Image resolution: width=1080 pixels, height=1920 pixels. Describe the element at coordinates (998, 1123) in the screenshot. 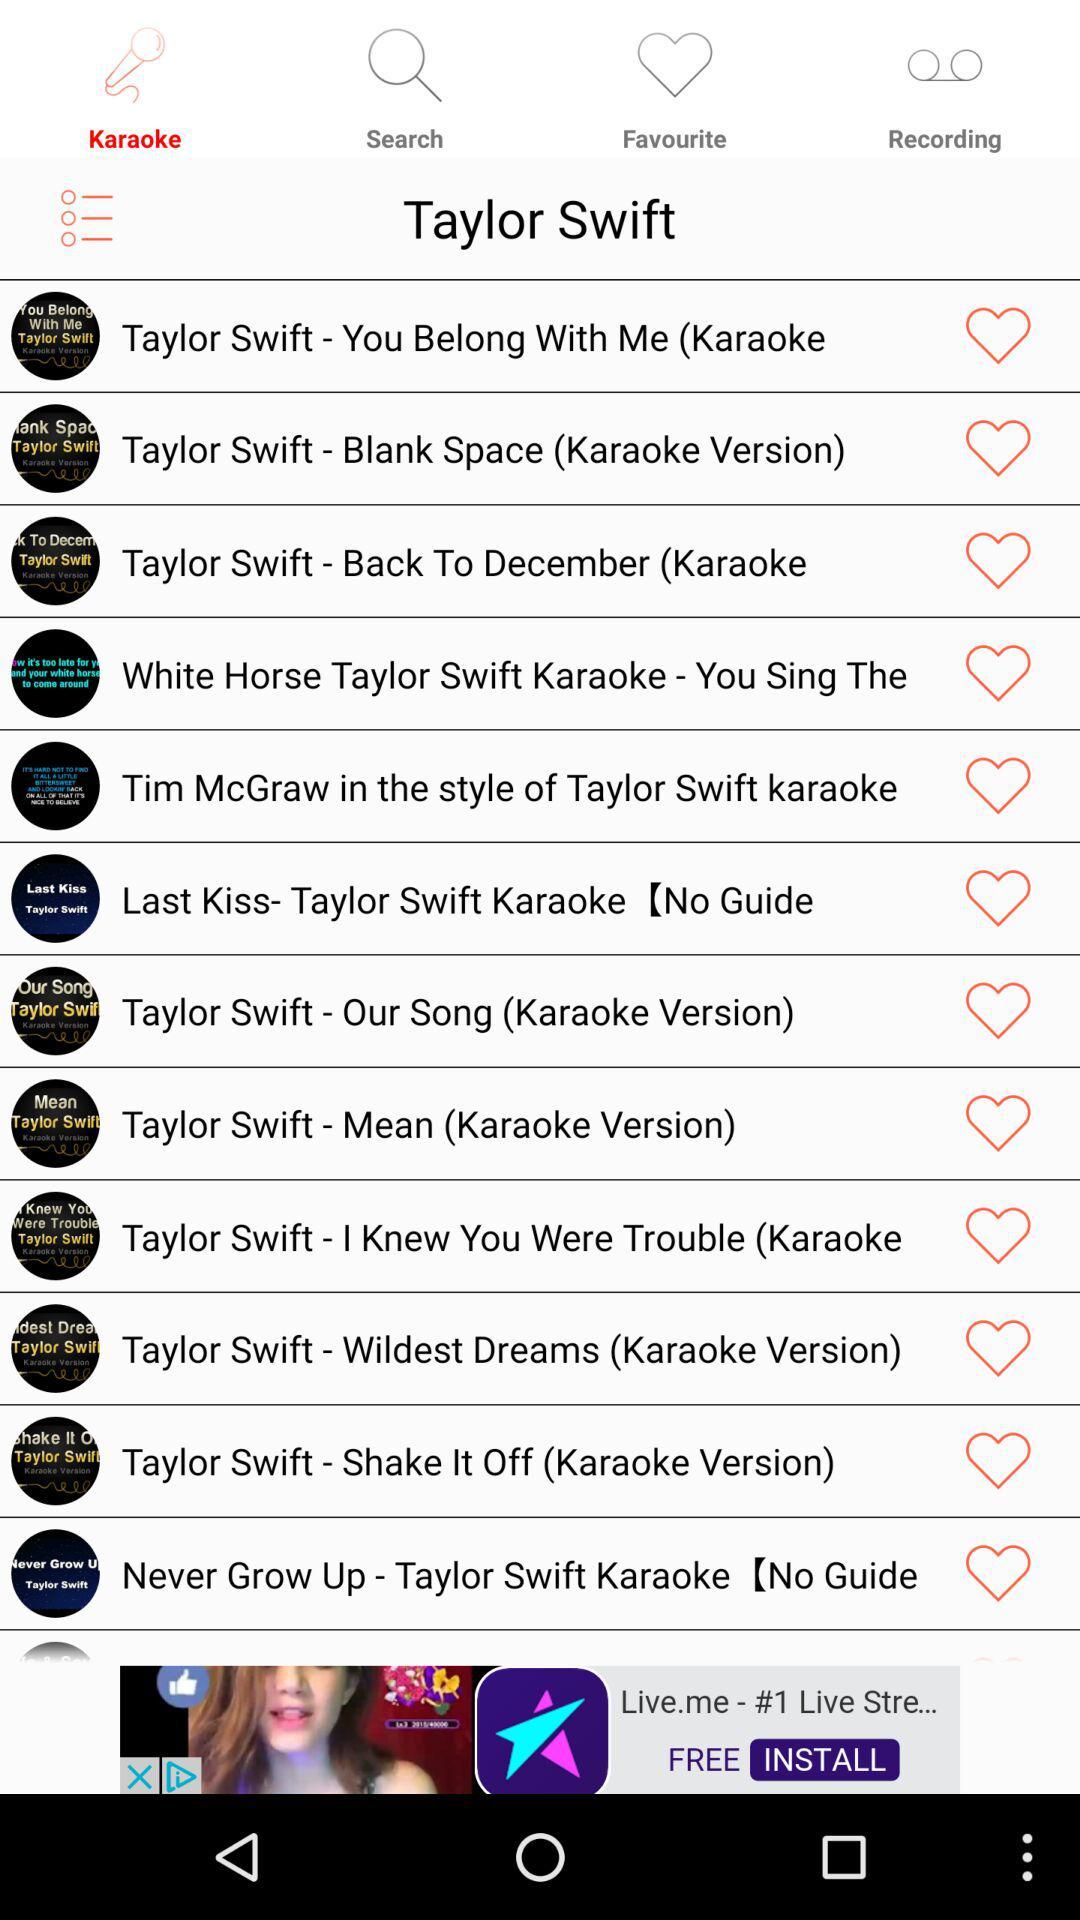

I see `like a music` at that location.